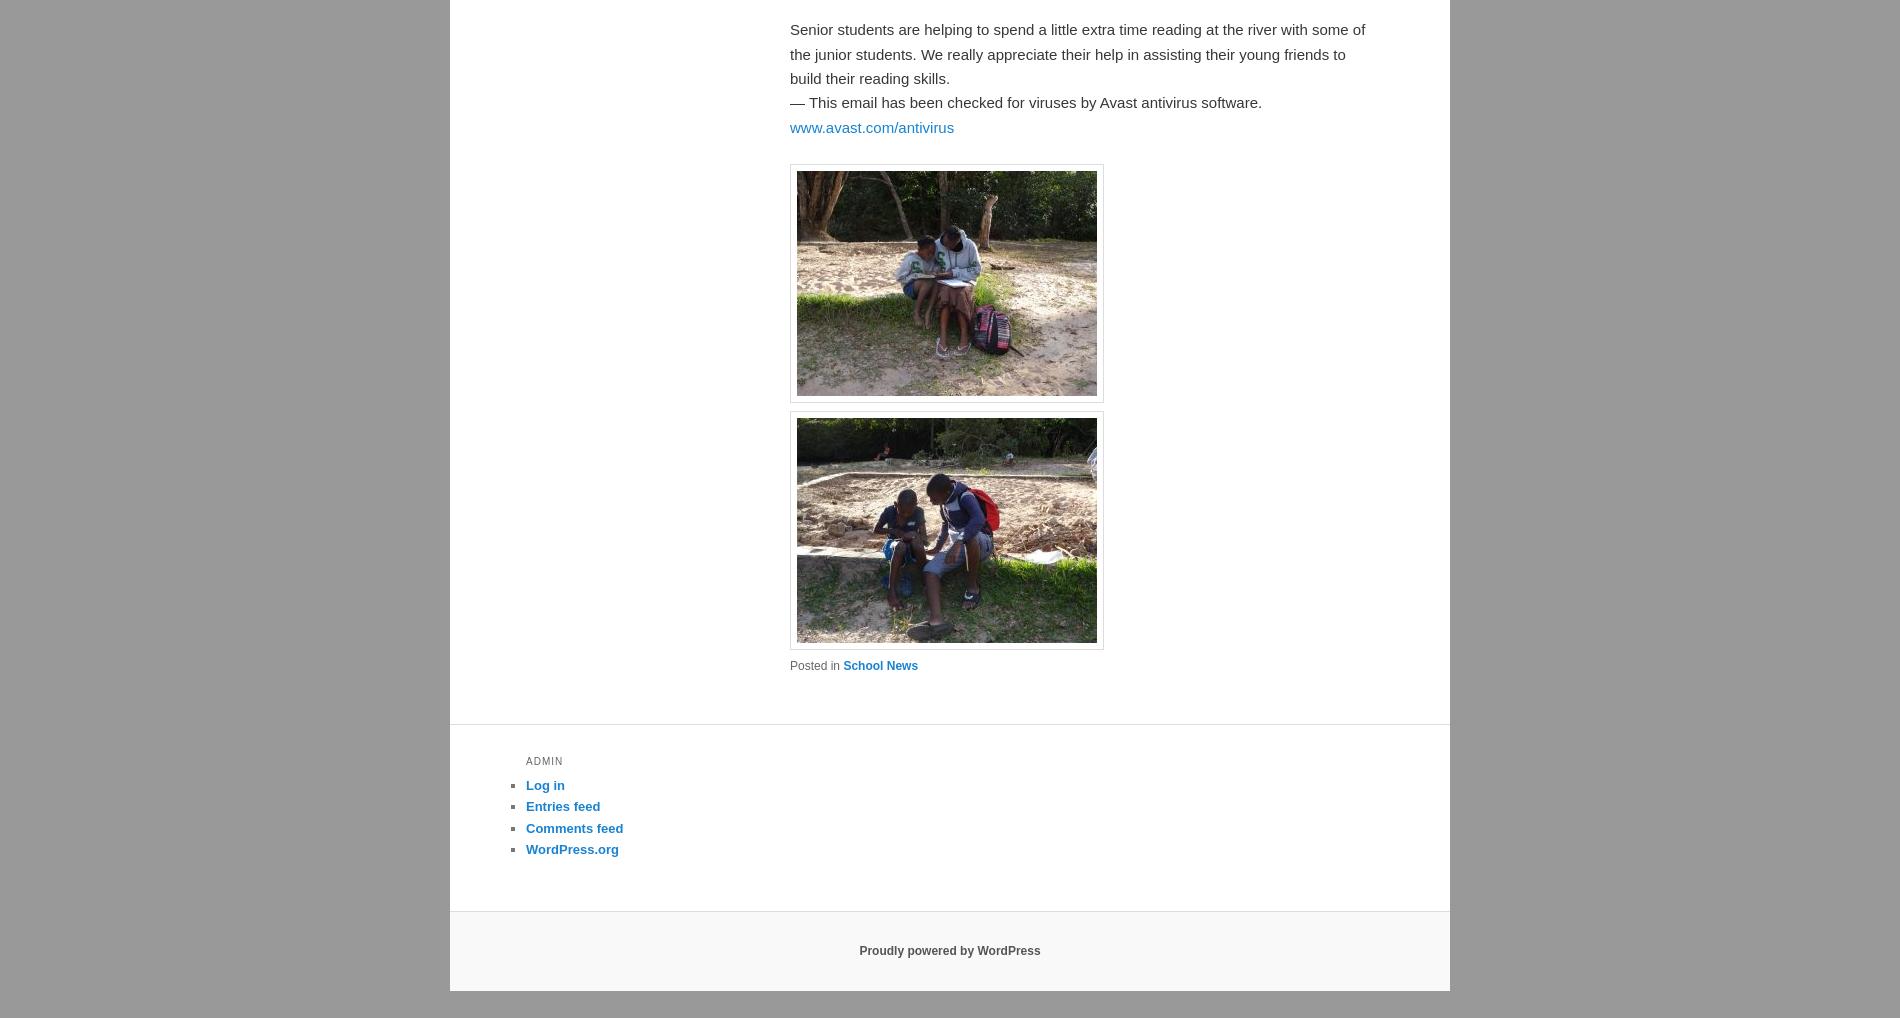 This screenshot has width=1900, height=1018. Describe the element at coordinates (574, 826) in the screenshot. I see `'Comments feed'` at that location.